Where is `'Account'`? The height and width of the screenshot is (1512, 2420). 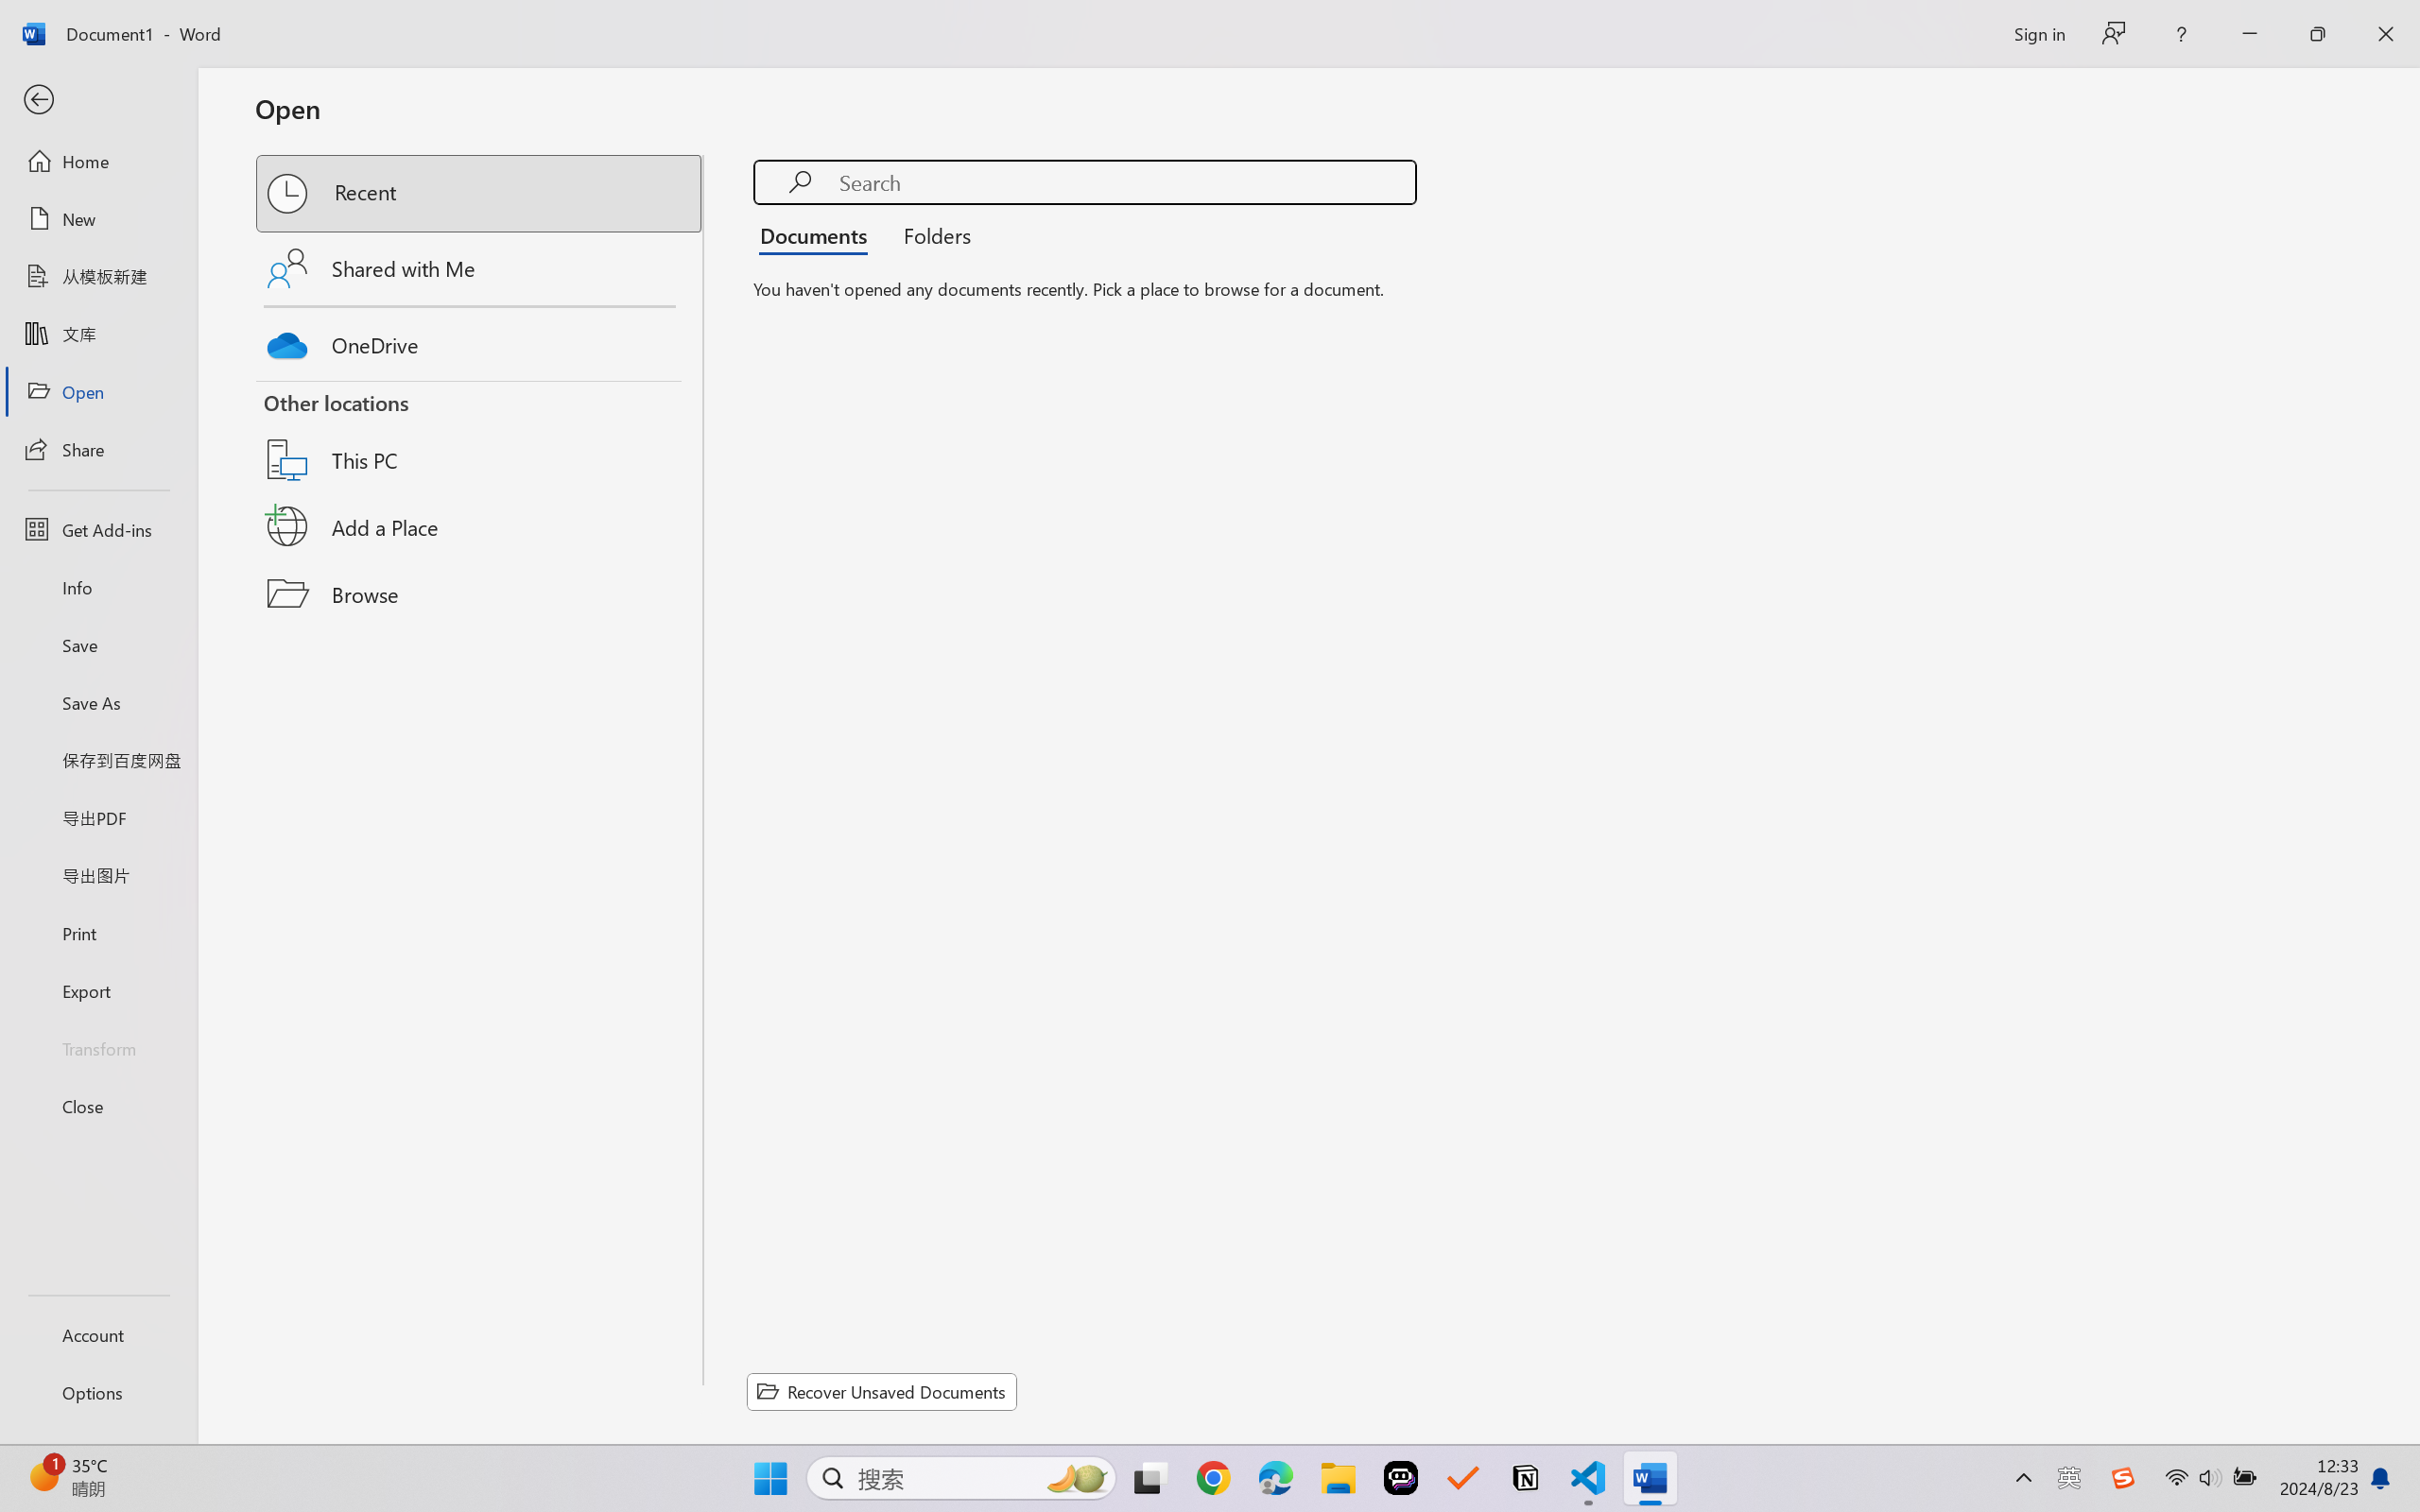 'Account' is located at coordinates (97, 1334).